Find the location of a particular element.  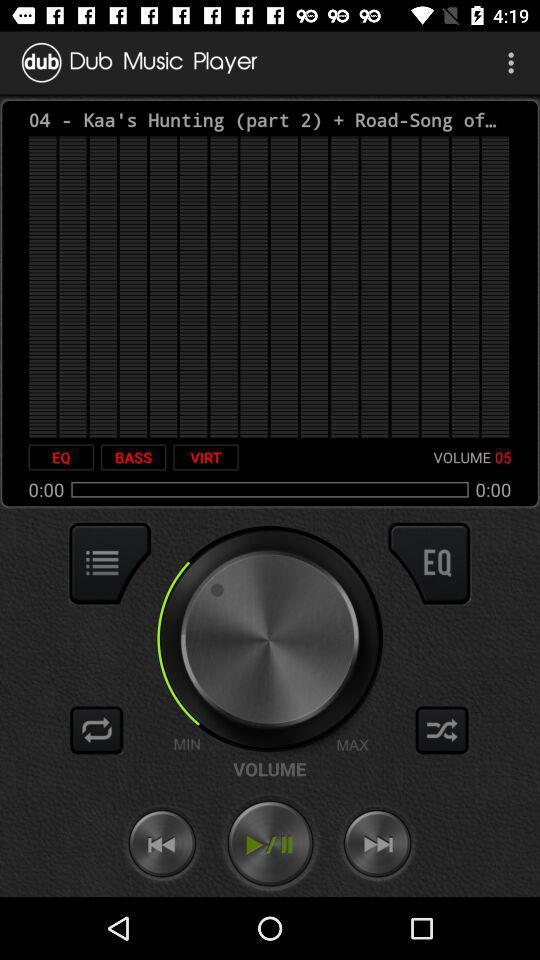

play audio is located at coordinates (270, 843).